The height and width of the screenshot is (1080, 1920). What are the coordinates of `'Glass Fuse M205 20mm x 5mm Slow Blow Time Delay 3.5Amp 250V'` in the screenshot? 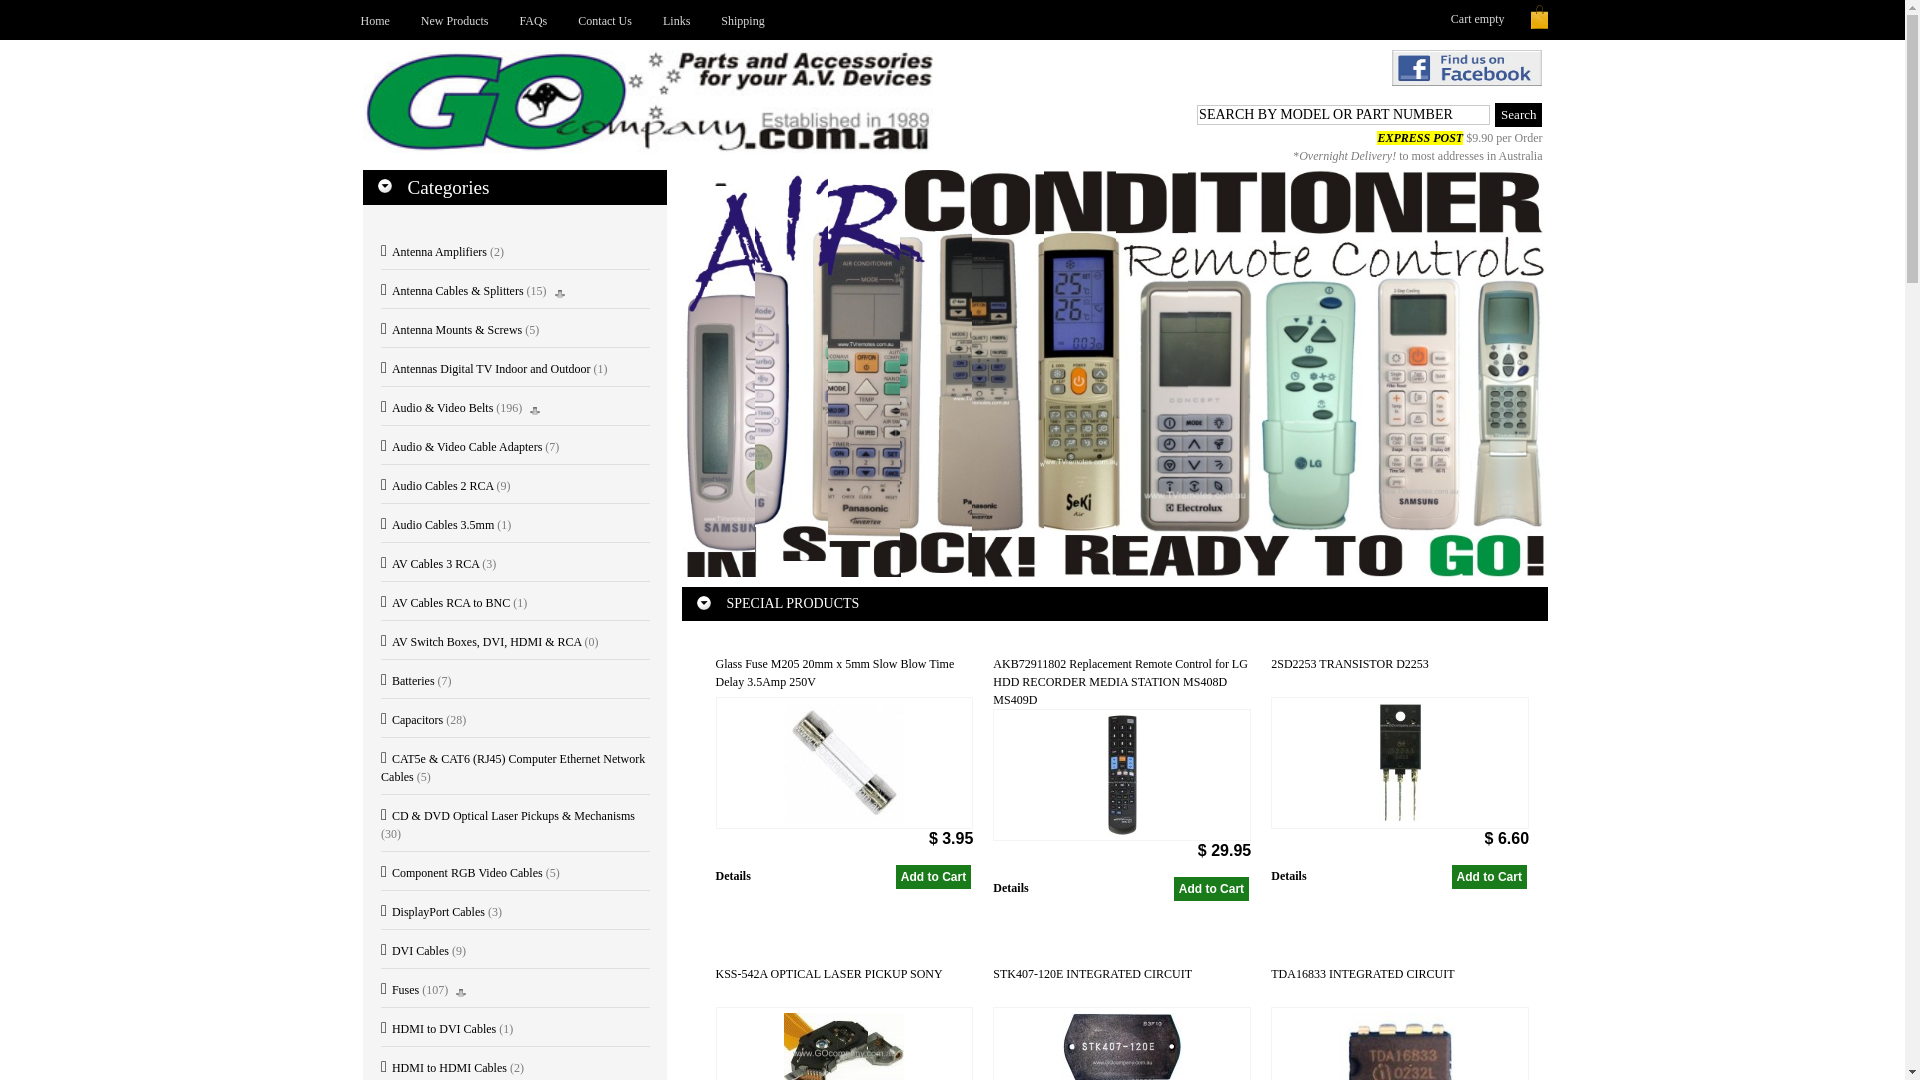 It's located at (844, 675).